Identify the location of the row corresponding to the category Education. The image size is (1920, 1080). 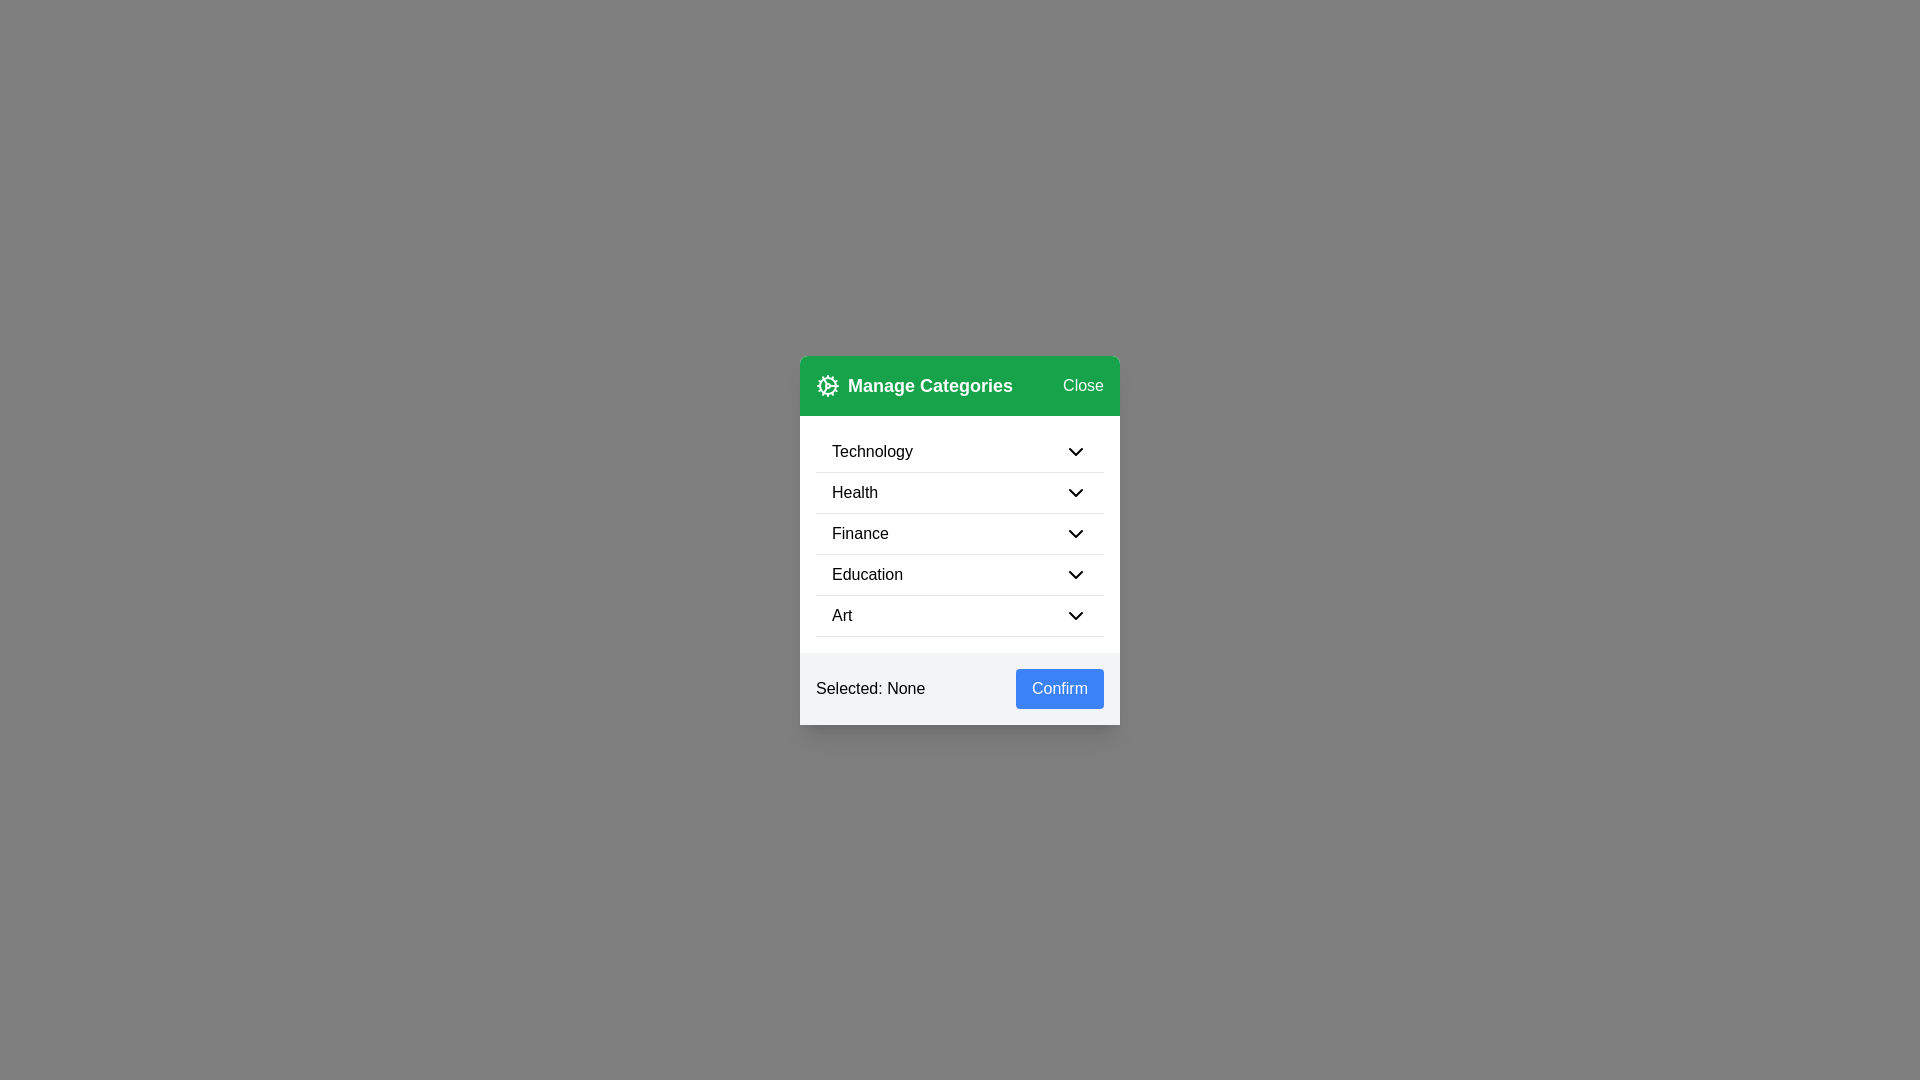
(960, 574).